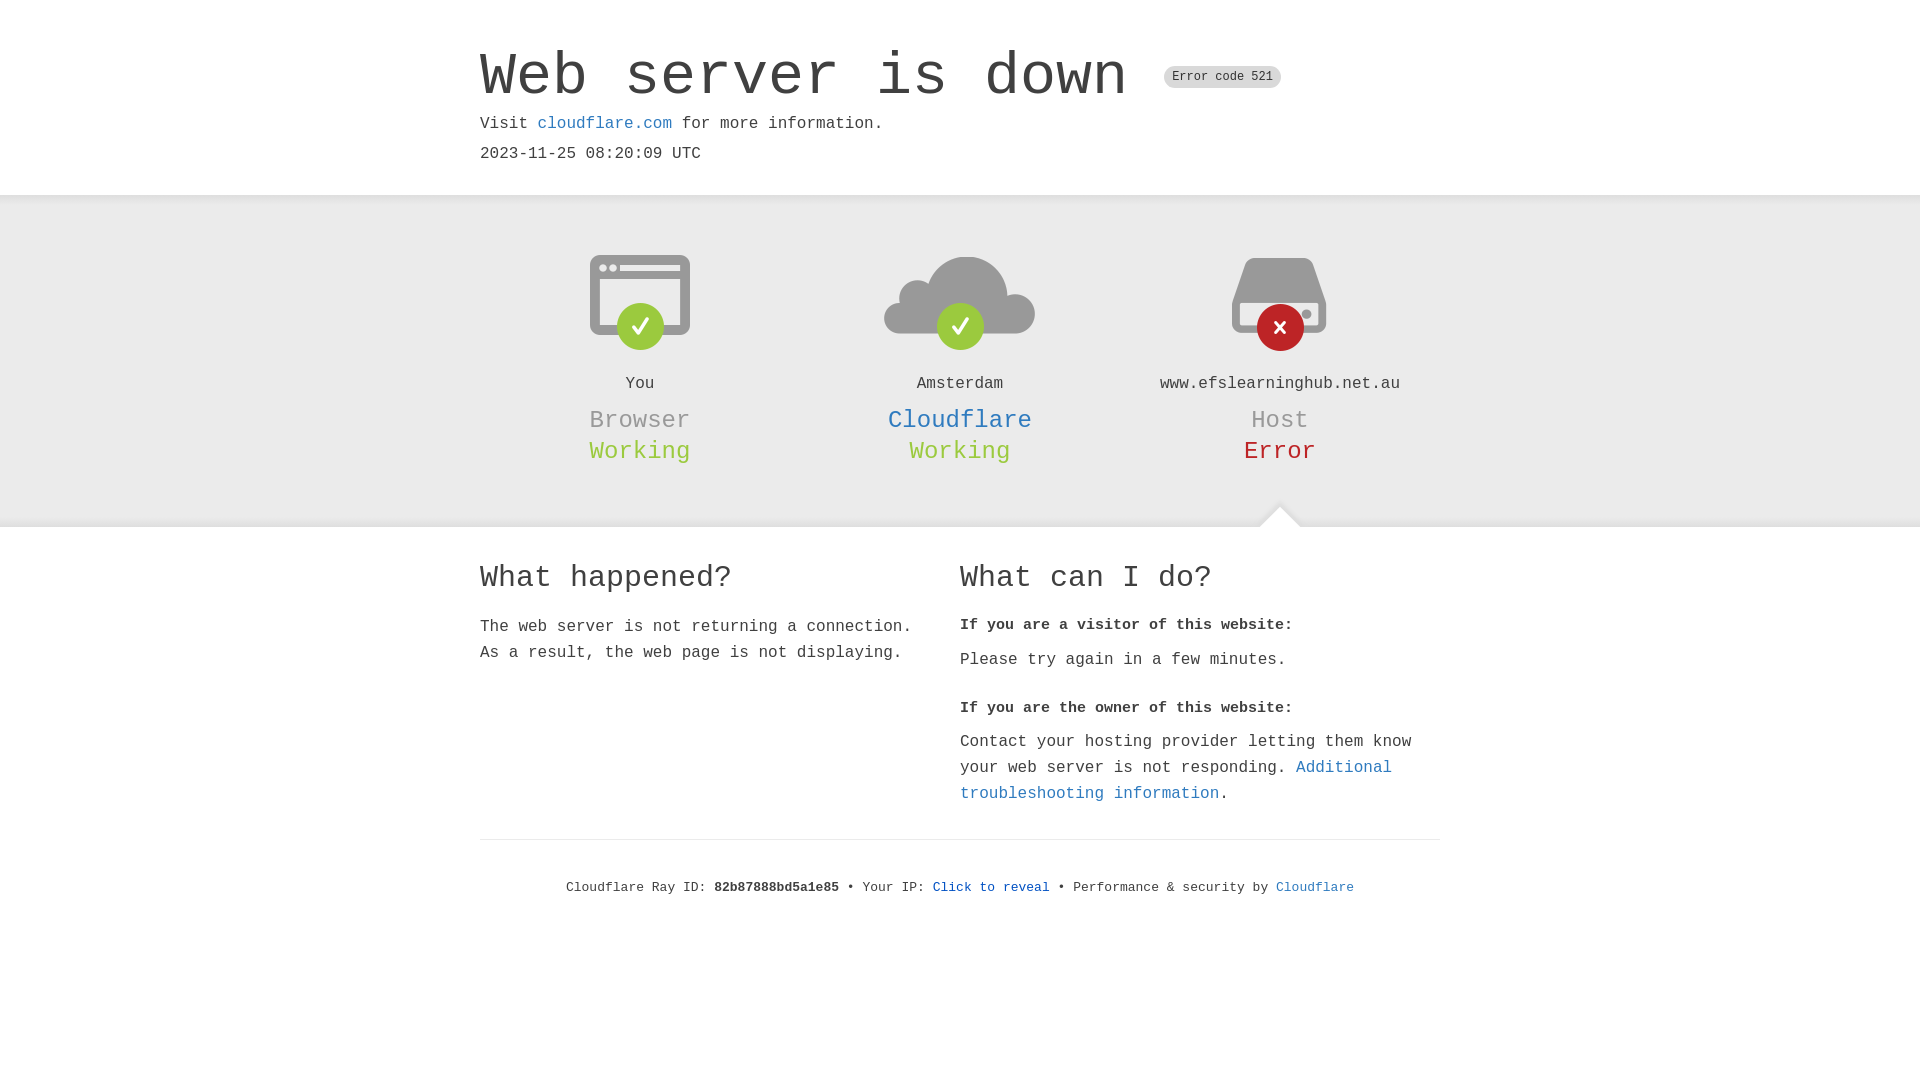 This screenshot has width=1920, height=1080. Describe the element at coordinates (1315, 886) in the screenshot. I see `'Cloudflare'` at that location.